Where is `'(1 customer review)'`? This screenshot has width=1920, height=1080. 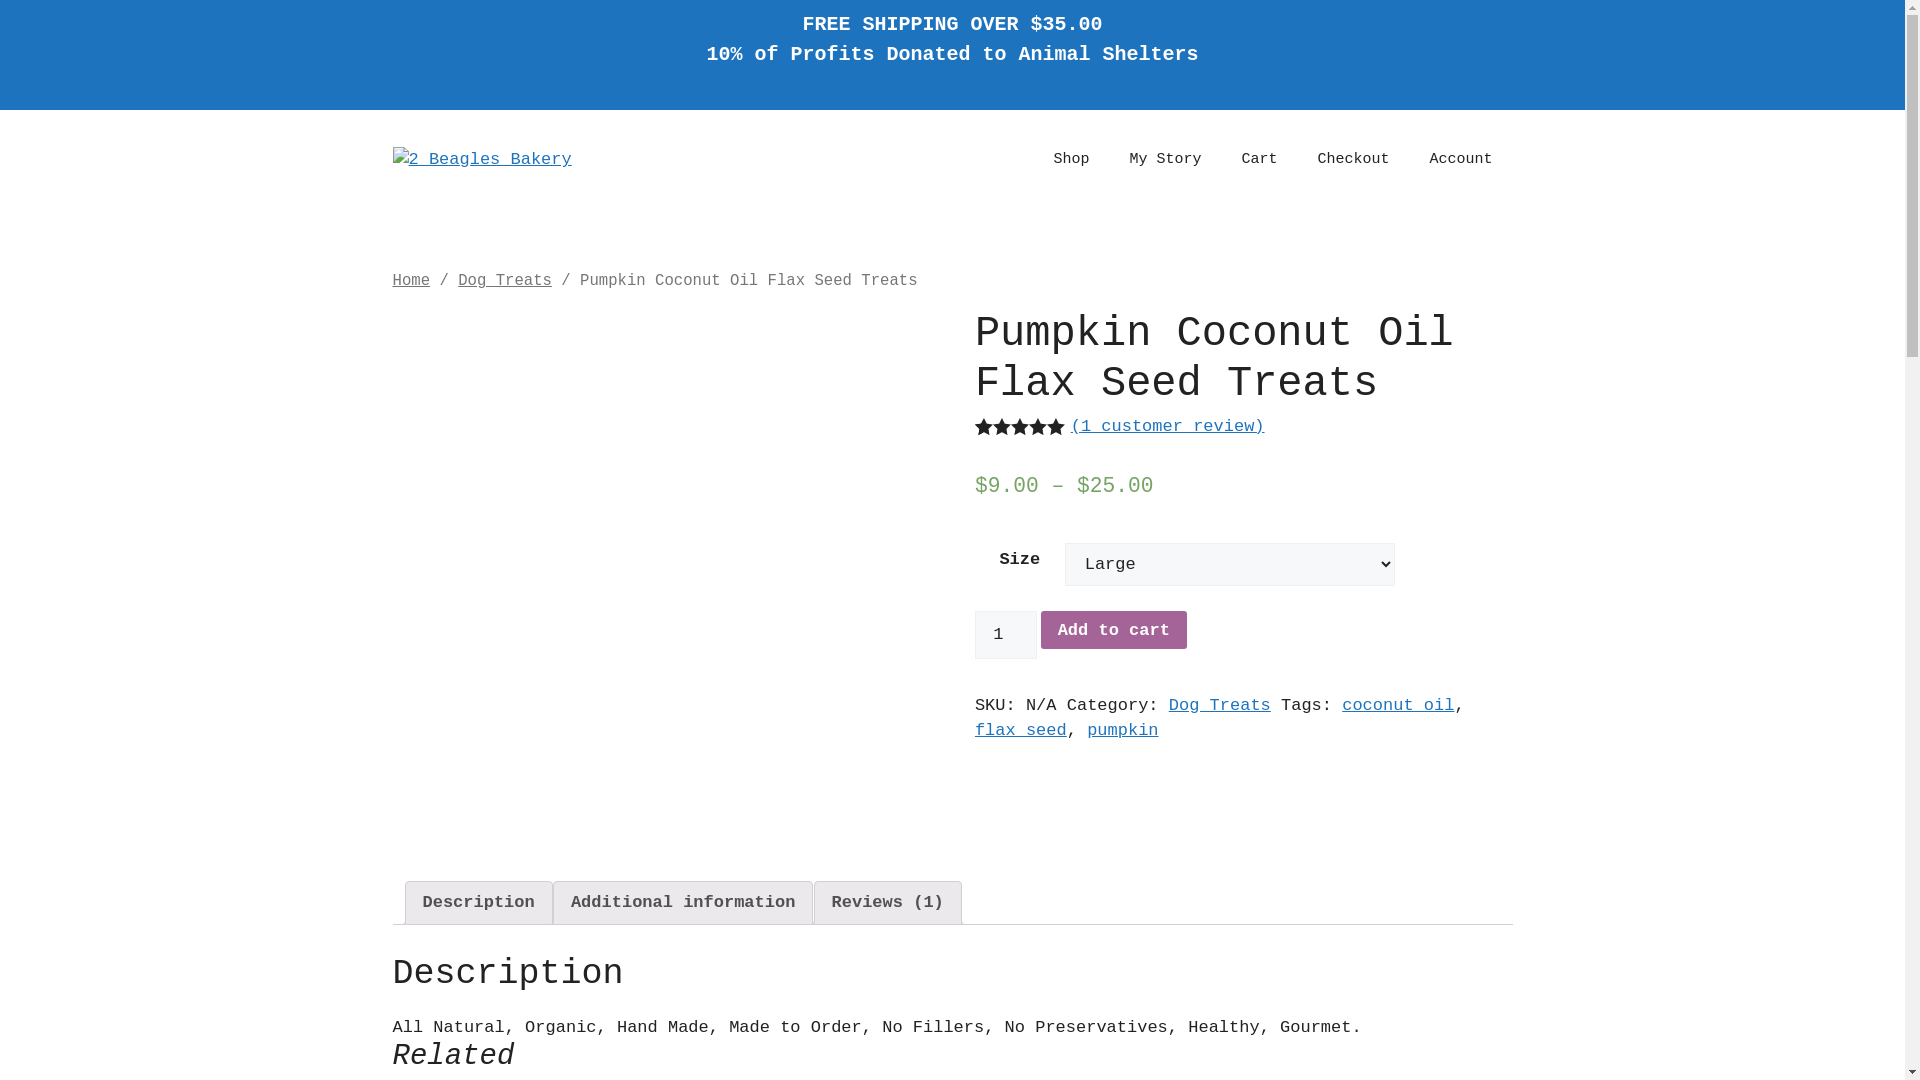
'(1 customer review)' is located at coordinates (1167, 425).